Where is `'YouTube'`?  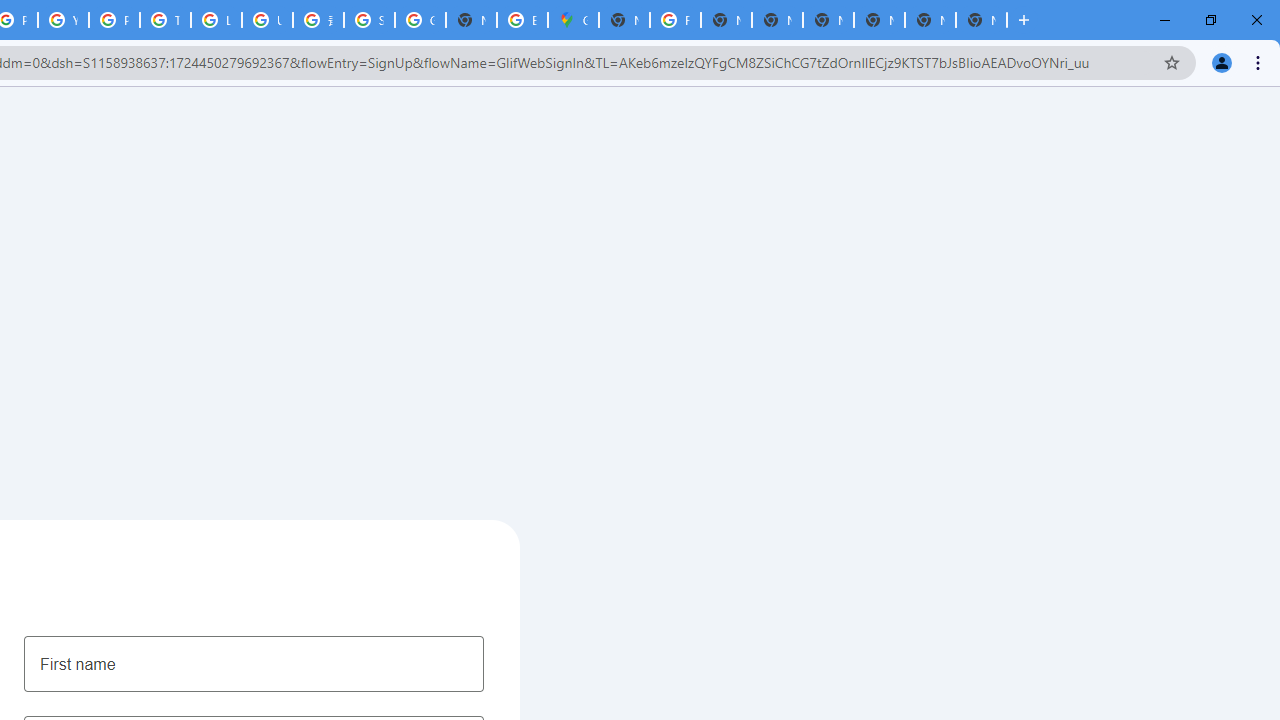 'YouTube' is located at coordinates (64, 20).